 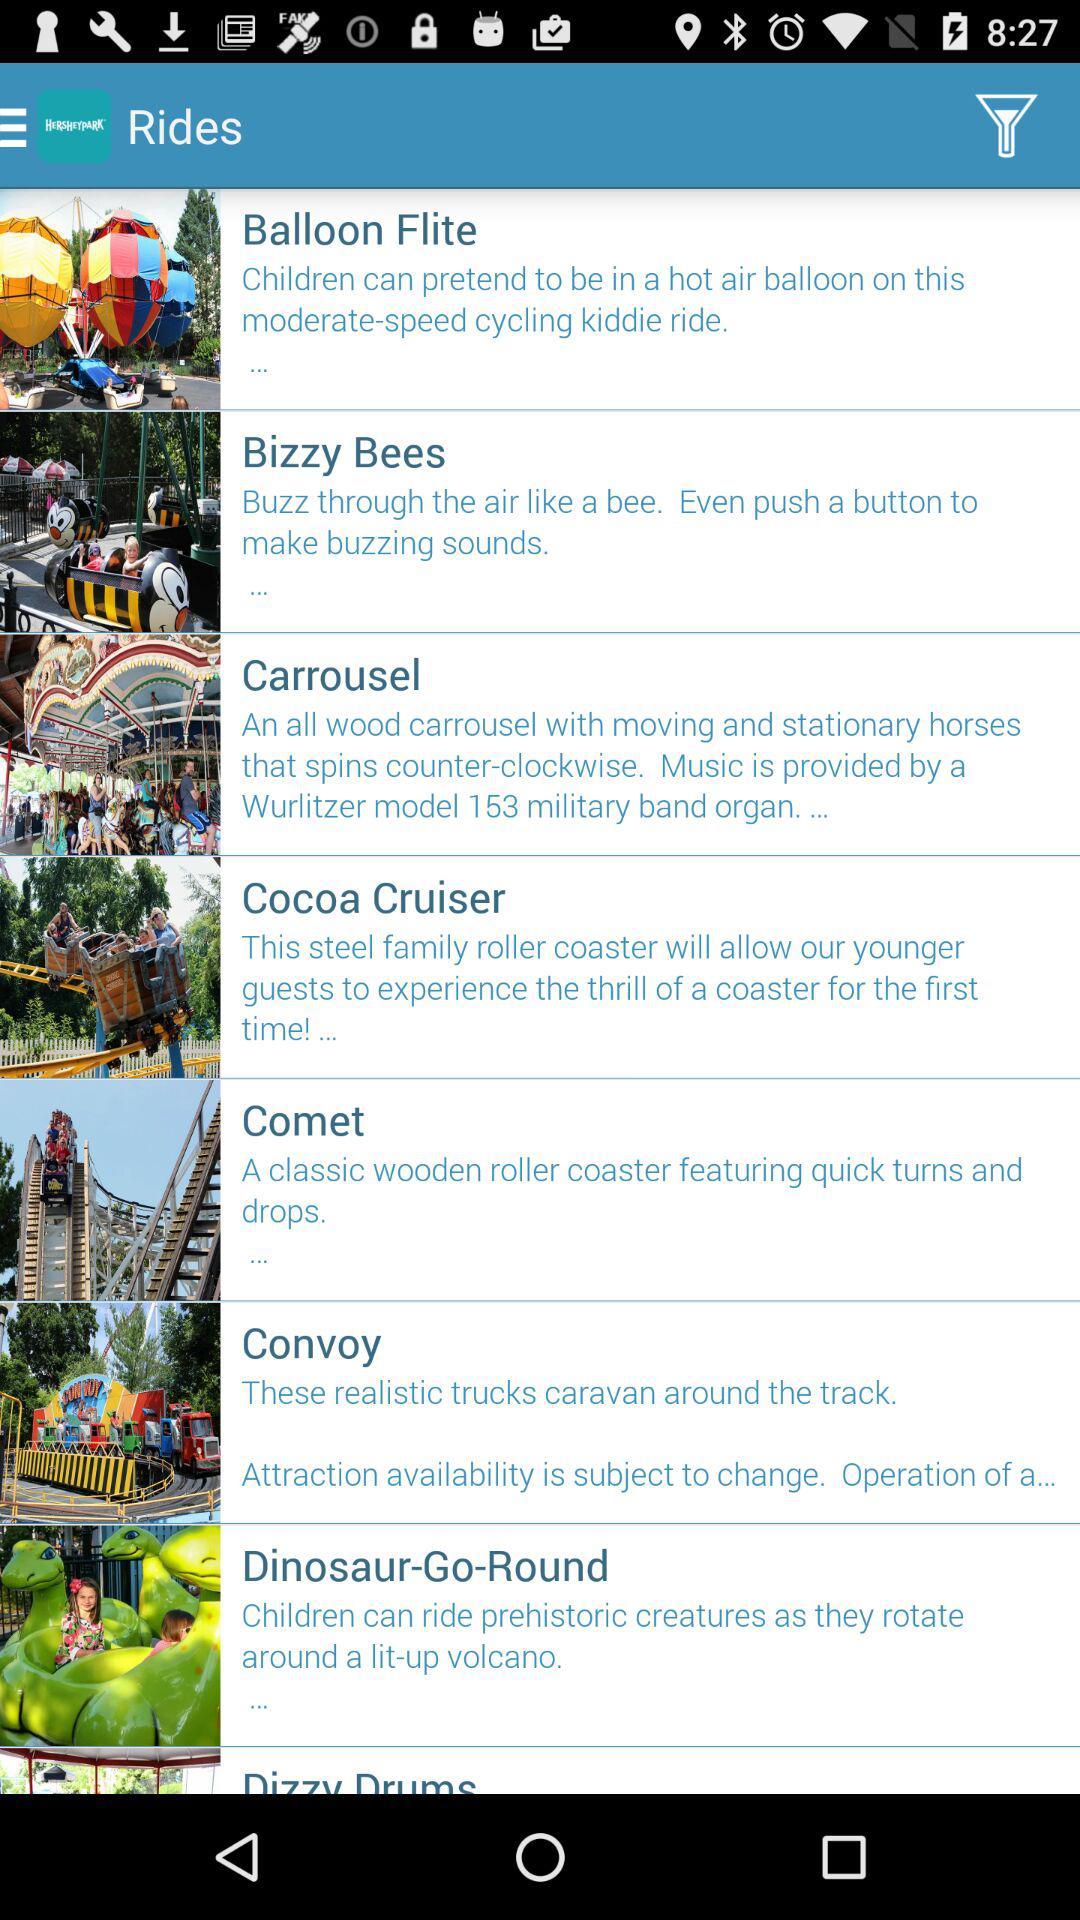 What do you see at coordinates (650, 895) in the screenshot?
I see `cocoa cruiser item` at bounding box center [650, 895].